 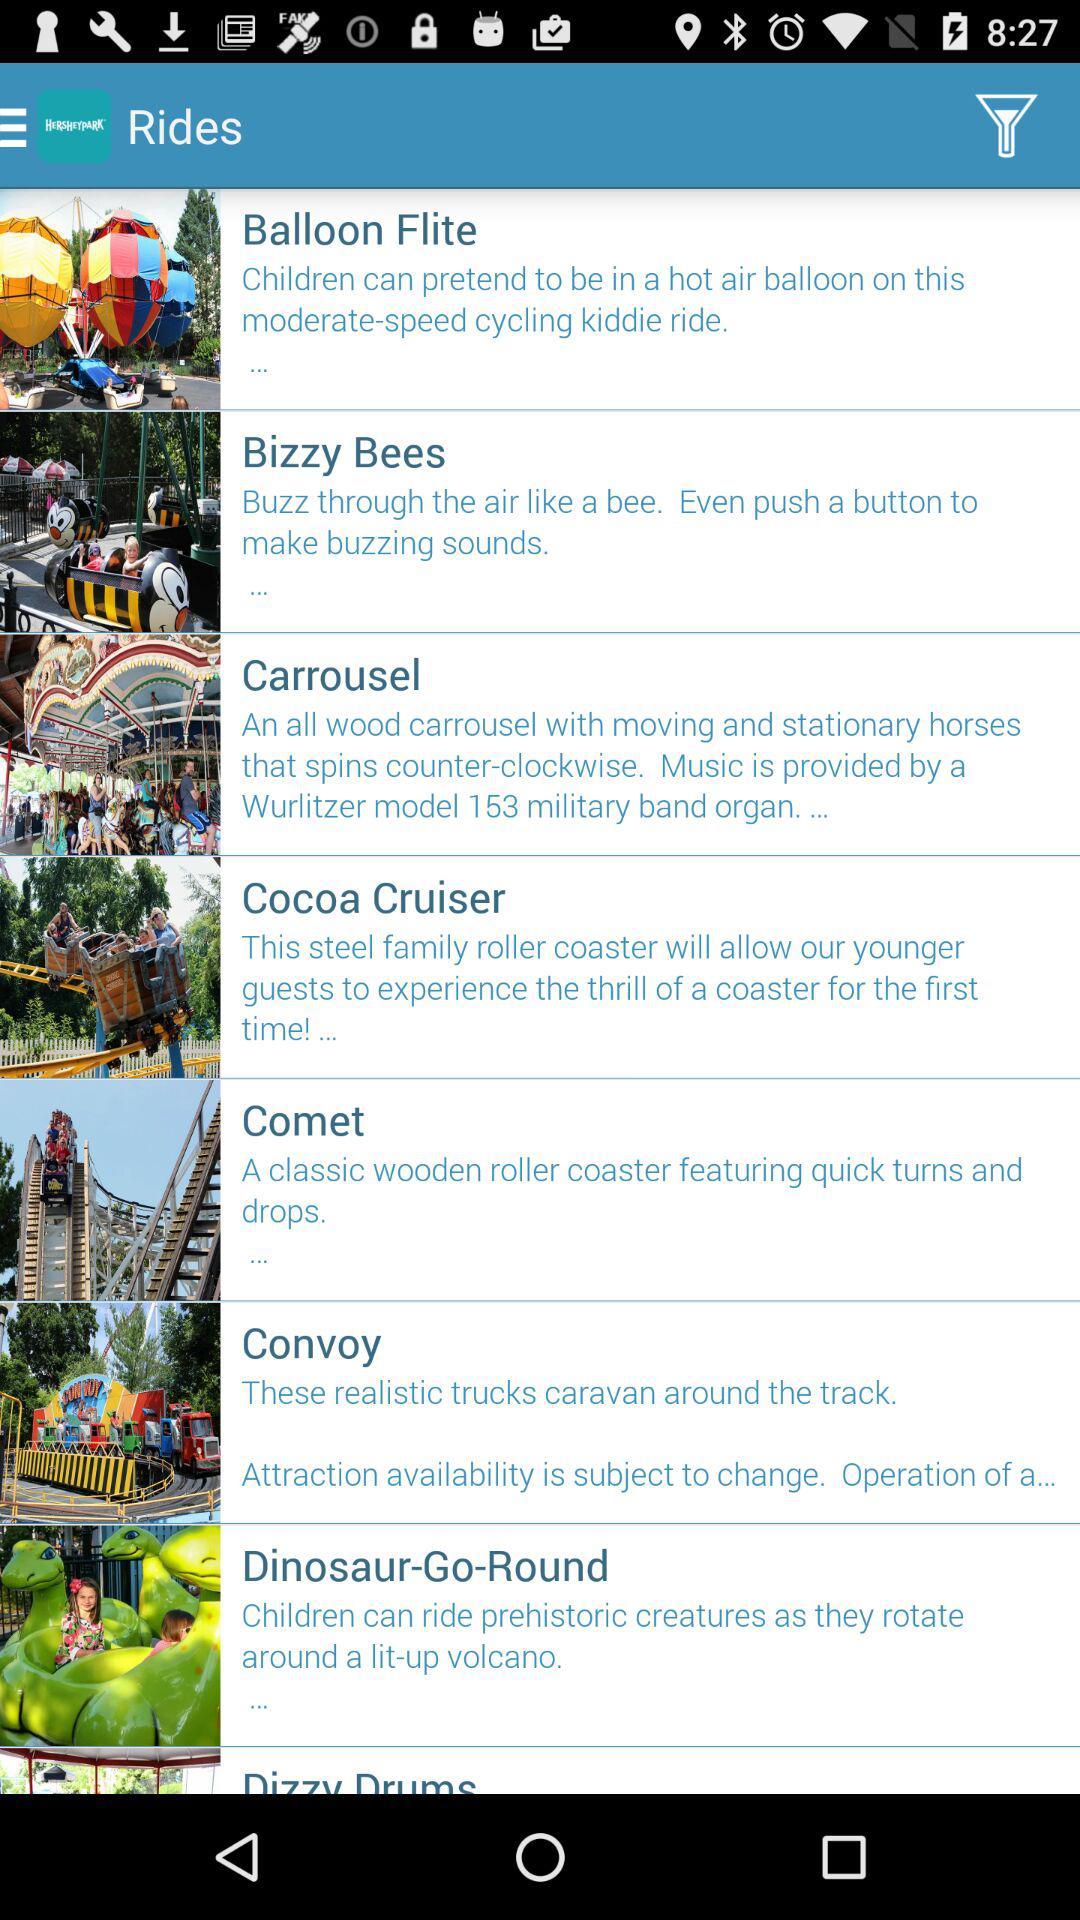 What do you see at coordinates (650, 895) in the screenshot?
I see `cocoa cruiser item` at bounding box center [650, 895].